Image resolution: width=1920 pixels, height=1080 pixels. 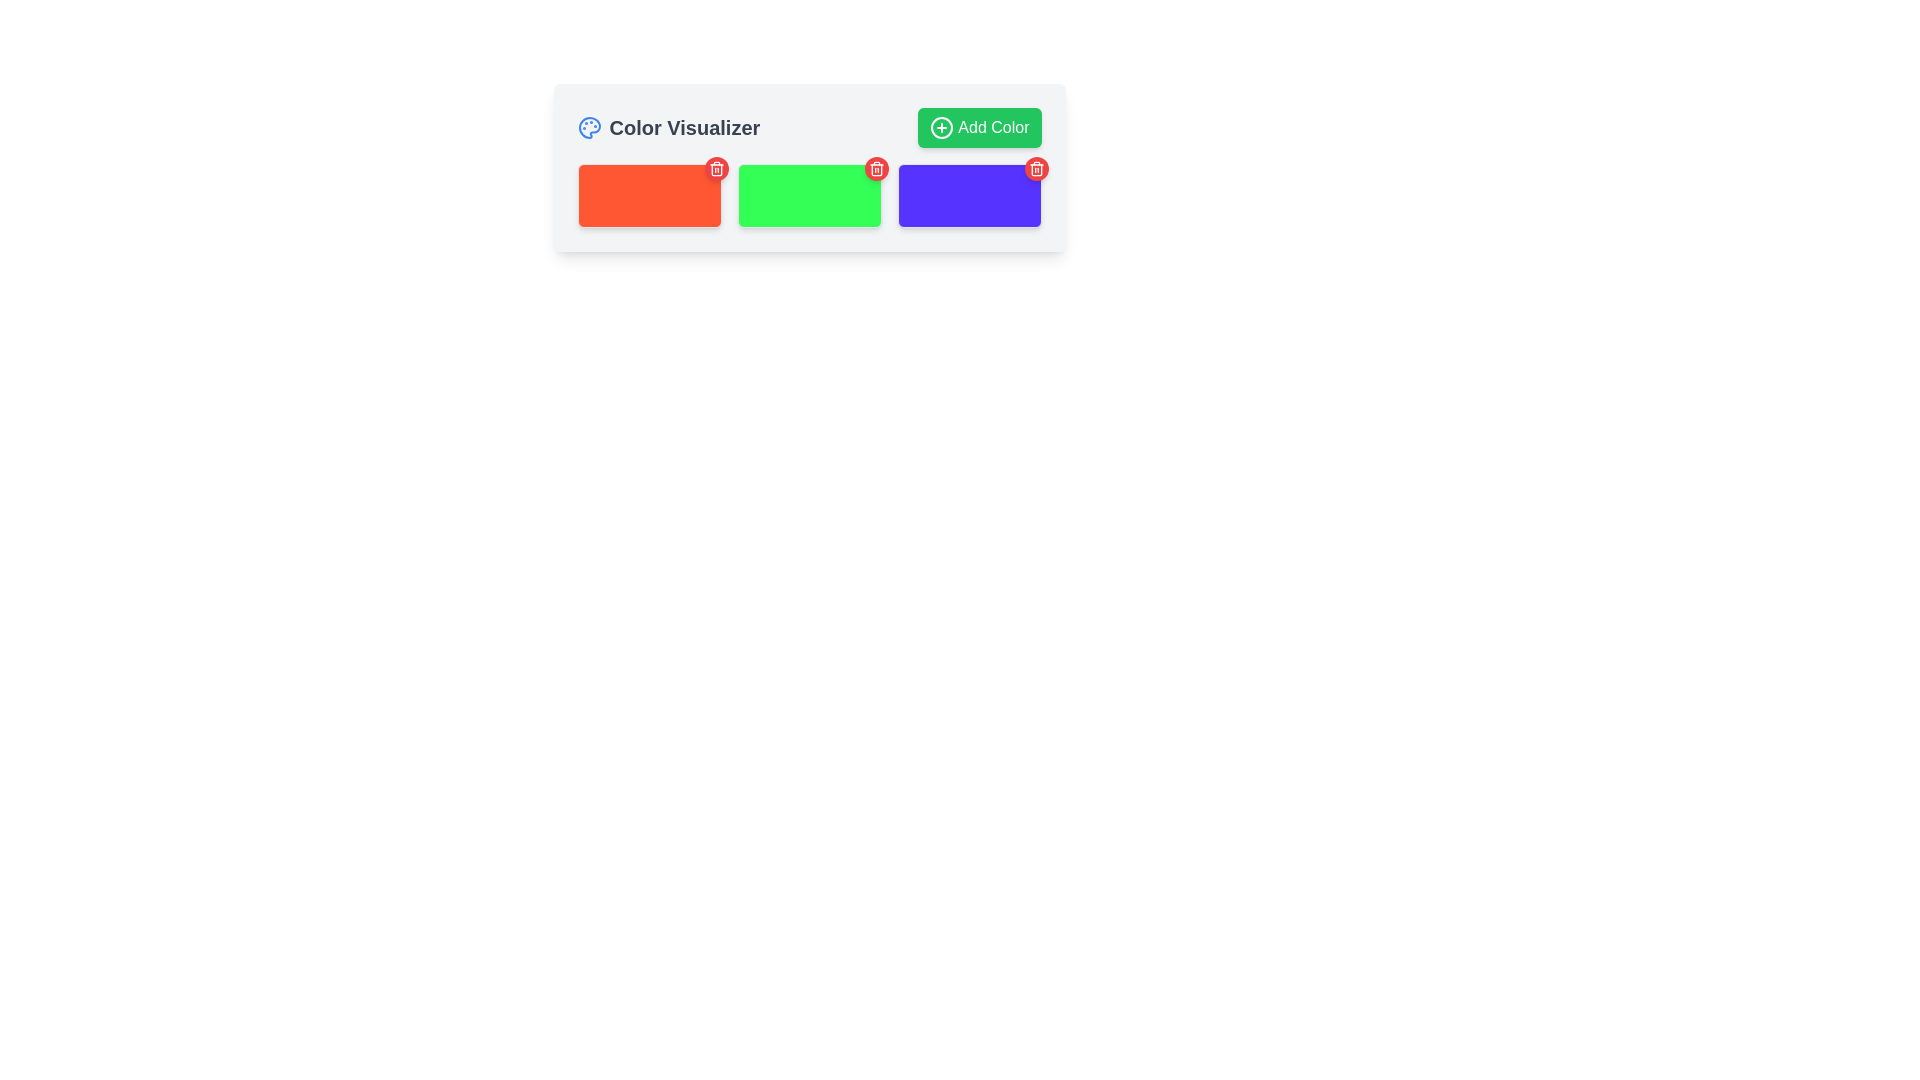 What do you see at coordinates (979, 127) in the screenshot?
I see `the 'Add Color' button, which has a green background, white text, and a plus icon` at bounding box center [979, 127].